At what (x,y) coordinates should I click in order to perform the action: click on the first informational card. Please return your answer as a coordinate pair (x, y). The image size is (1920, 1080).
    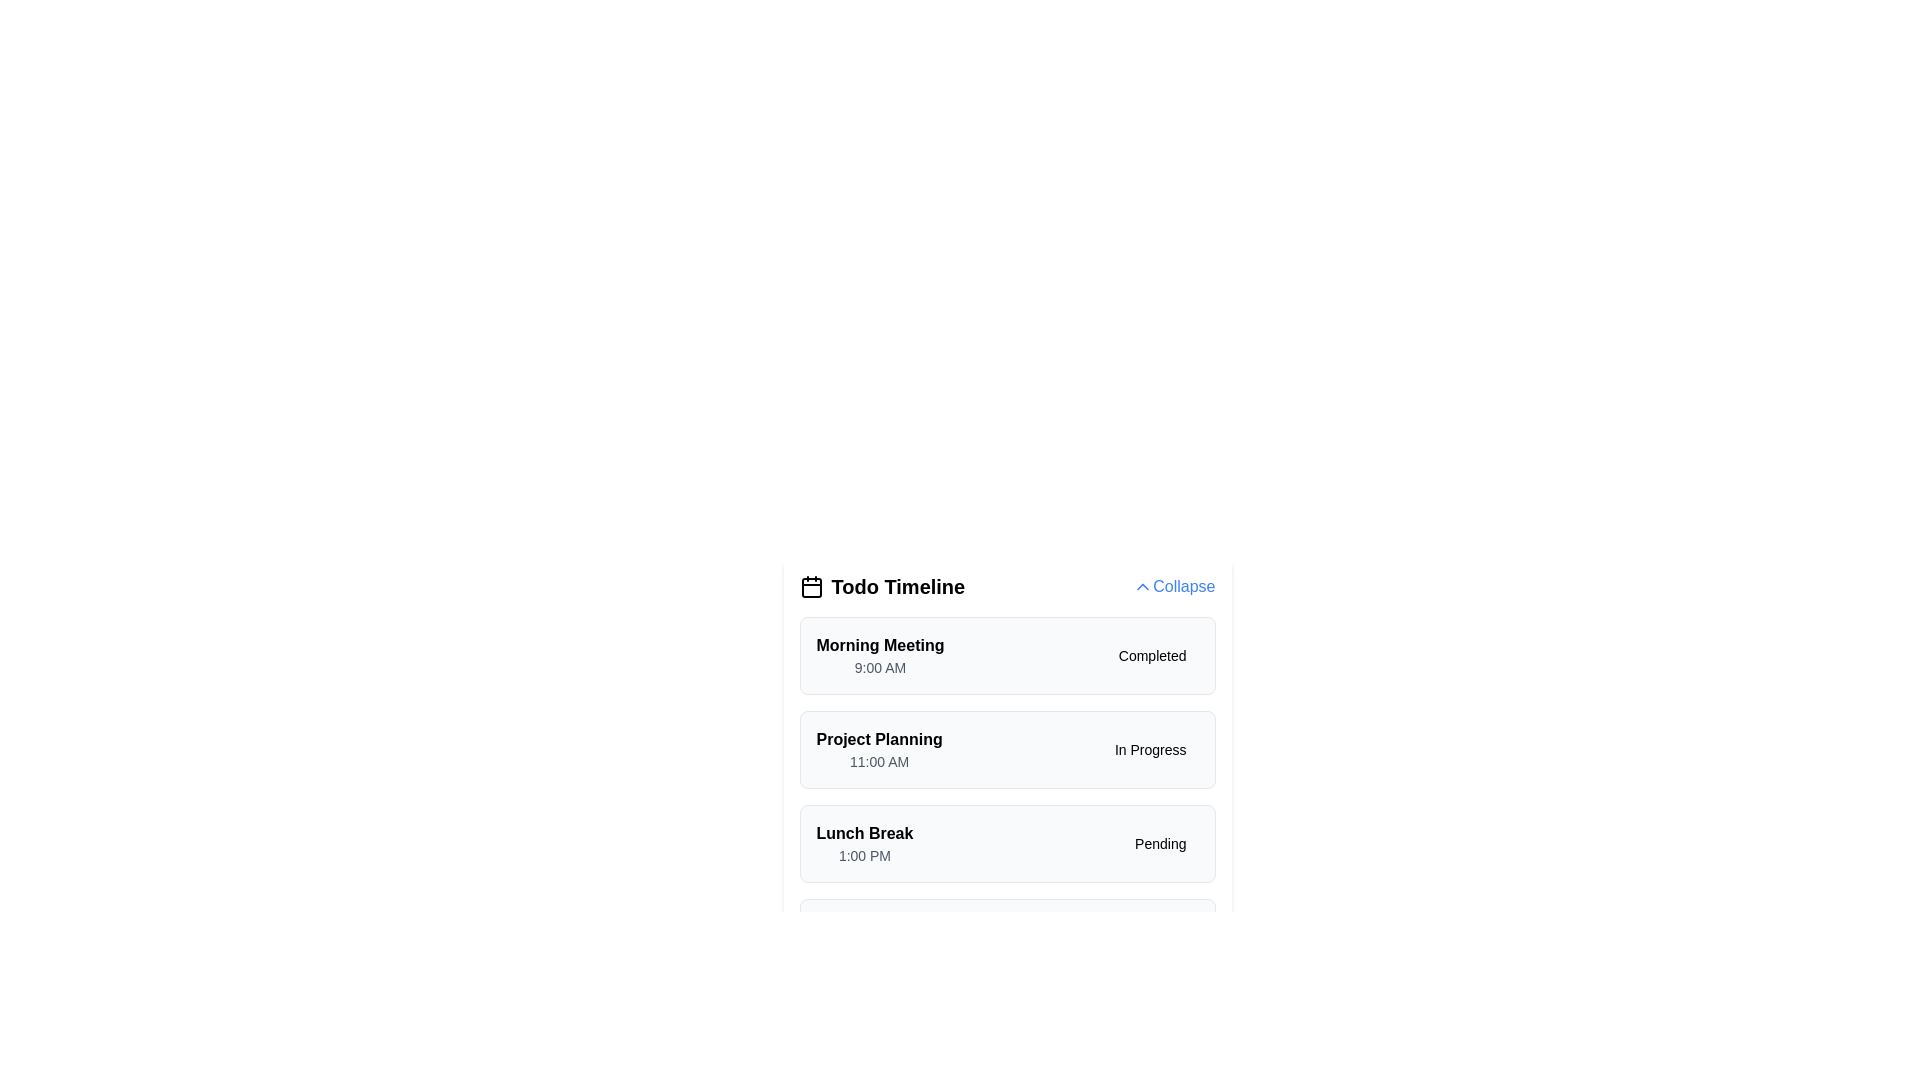
    Looking at the image, I should click on (1007, 655).